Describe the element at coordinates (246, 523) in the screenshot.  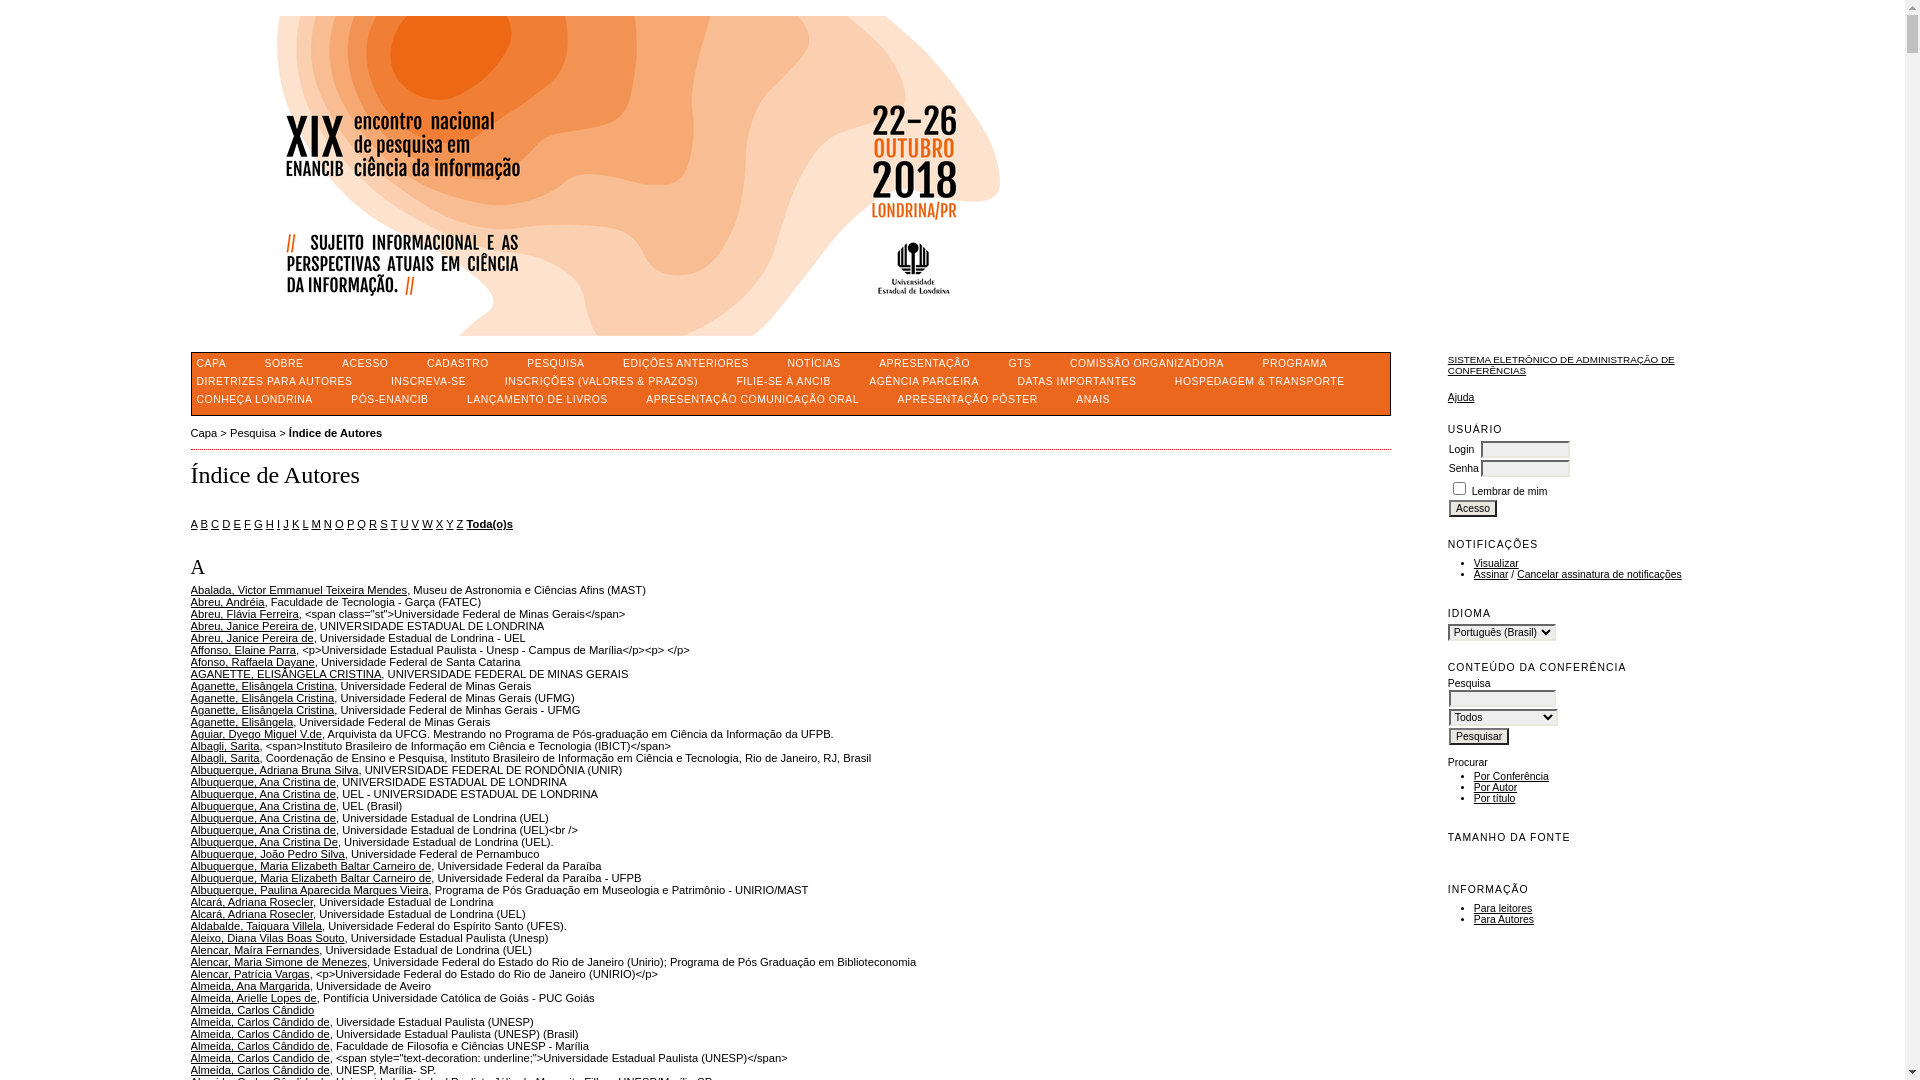
I see `'F'` at that location.